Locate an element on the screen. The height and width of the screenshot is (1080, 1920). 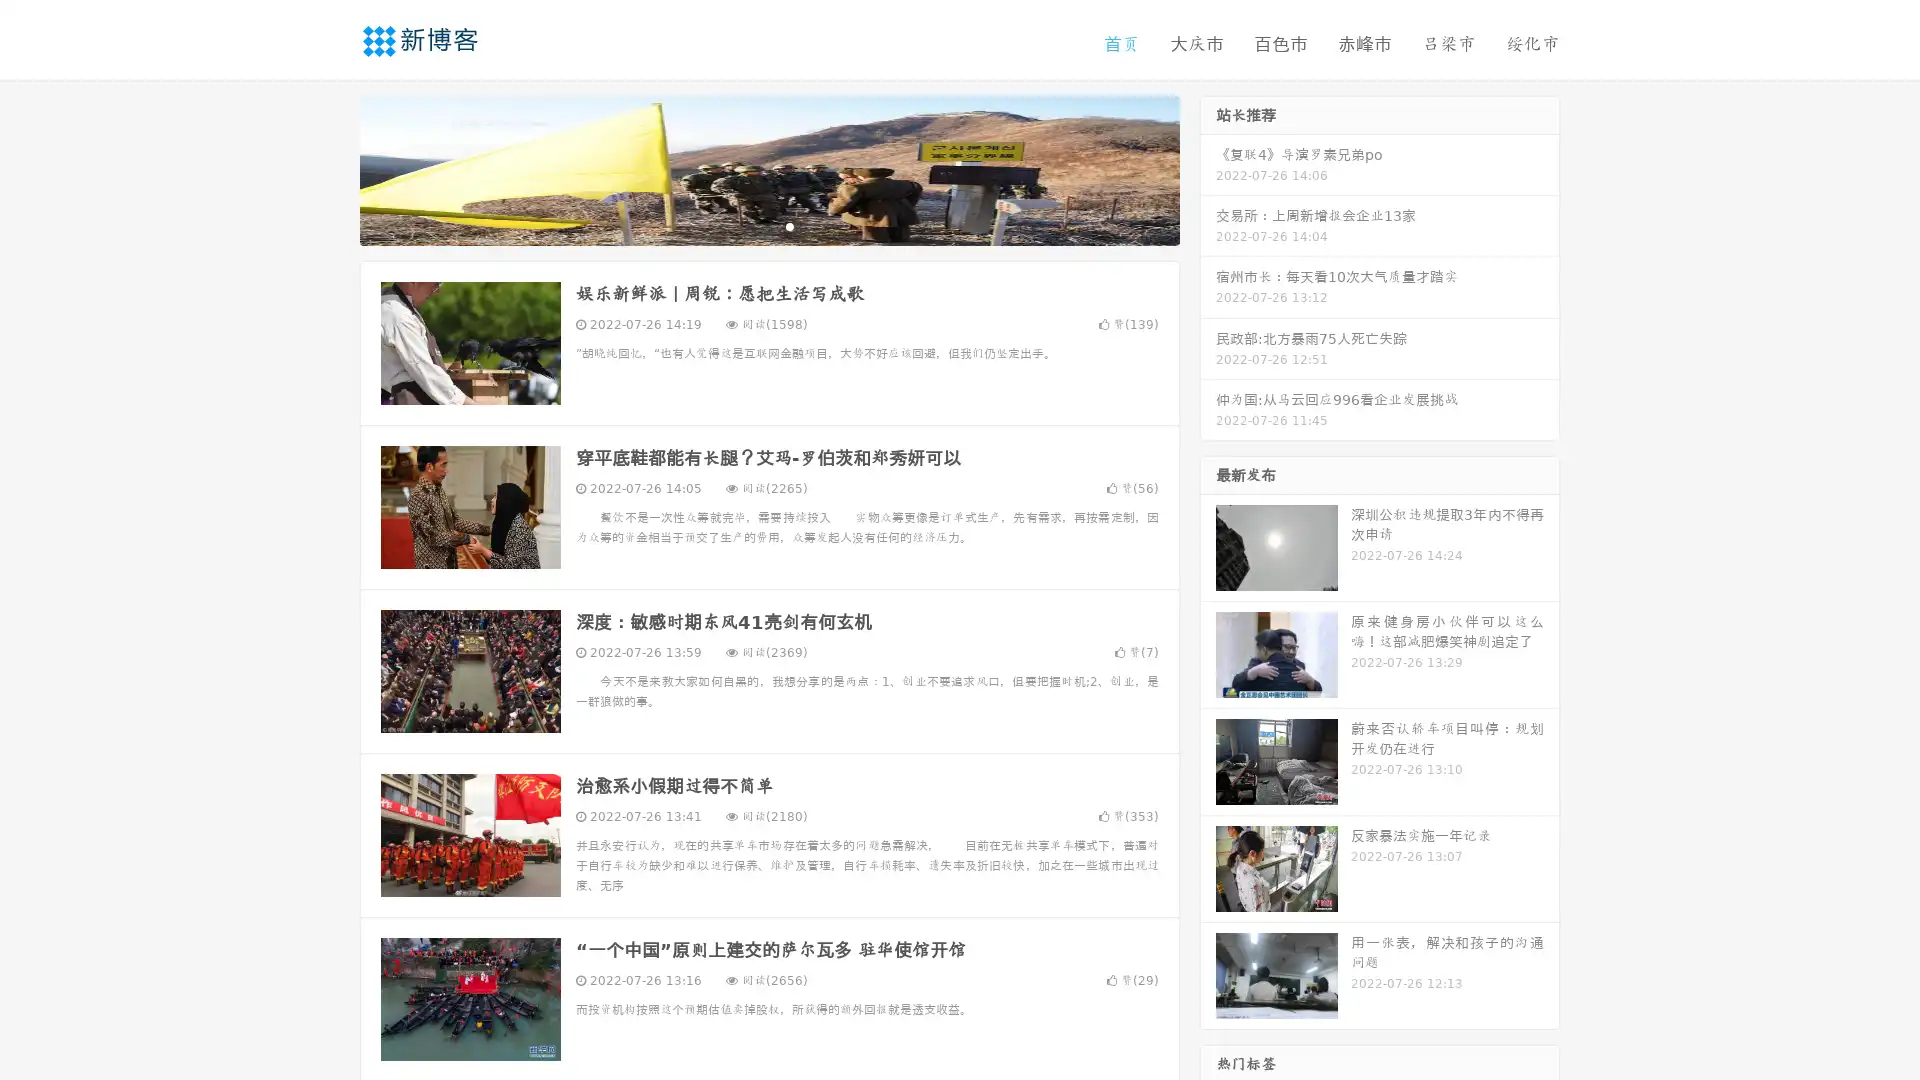
Go to slide 1 is located at coordinates (748, 225).